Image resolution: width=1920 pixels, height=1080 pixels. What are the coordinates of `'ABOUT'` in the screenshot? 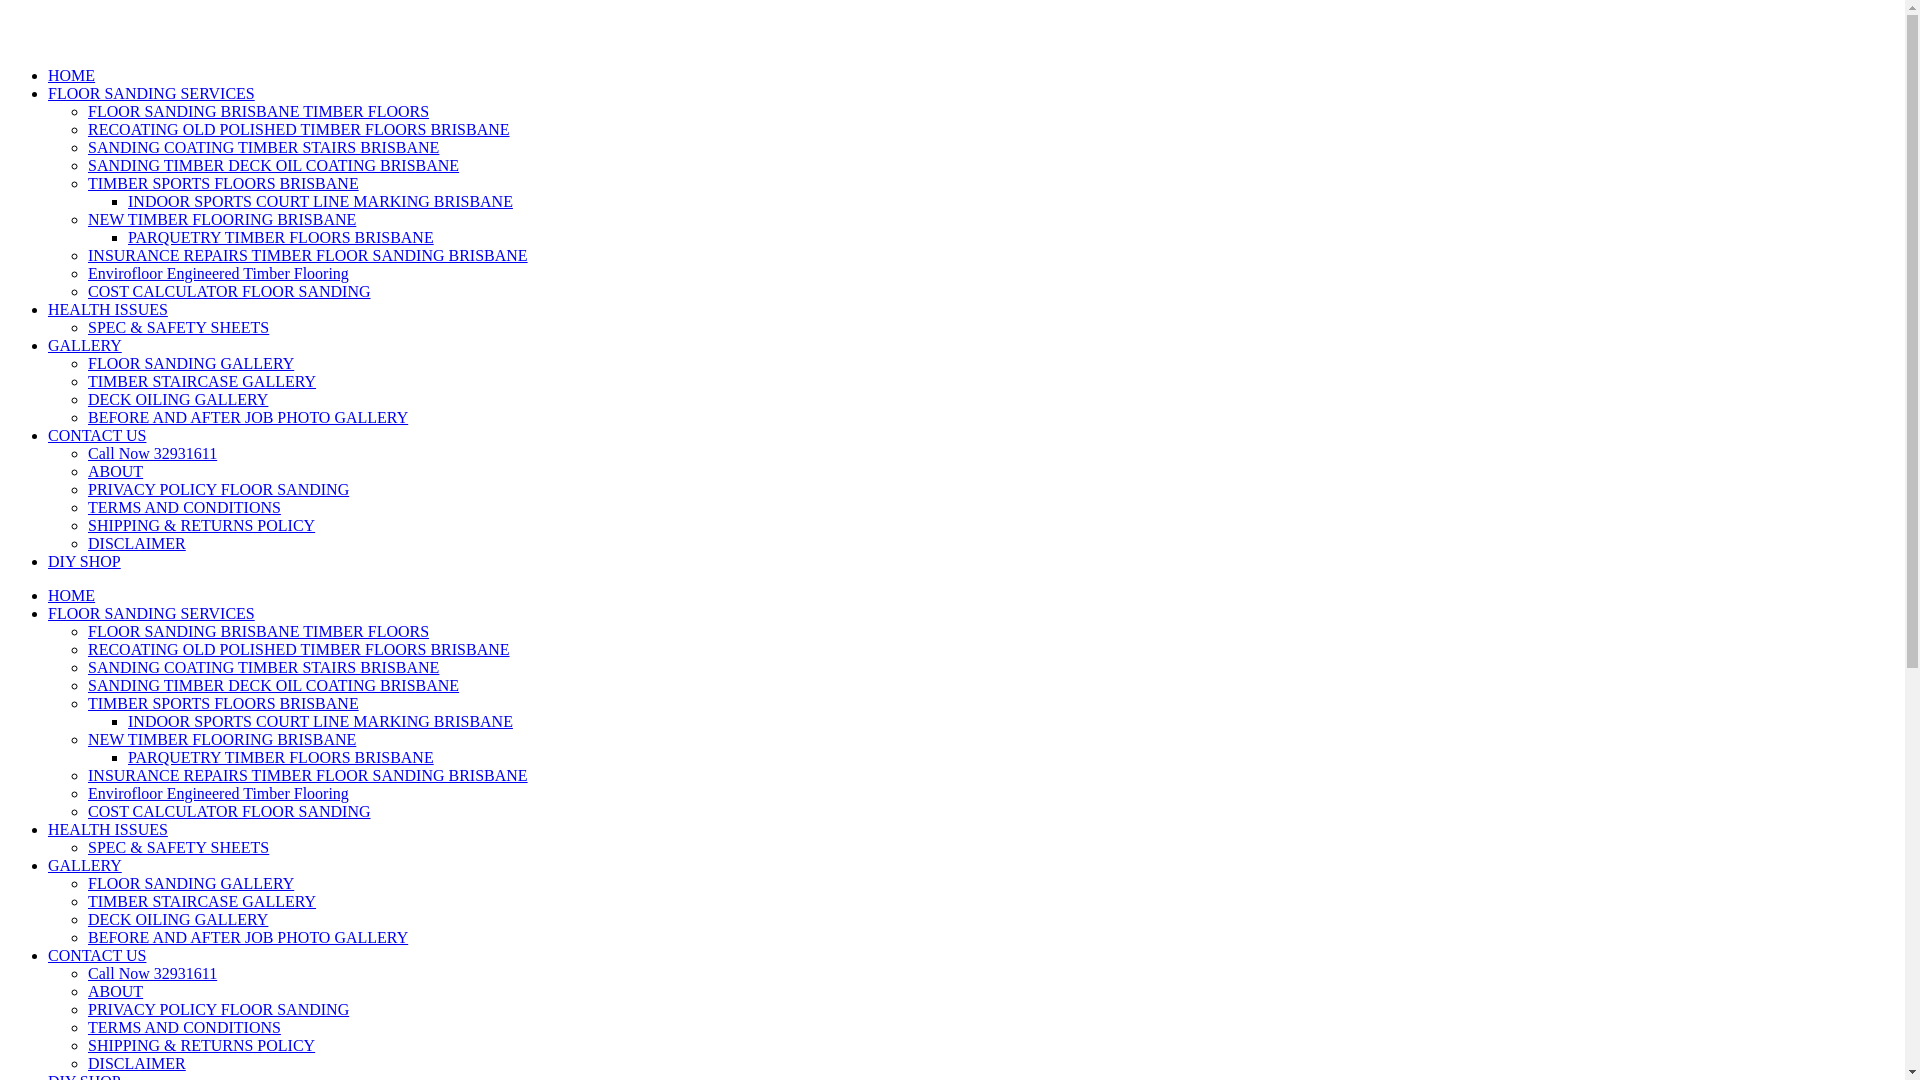 It's located at (114, 471).